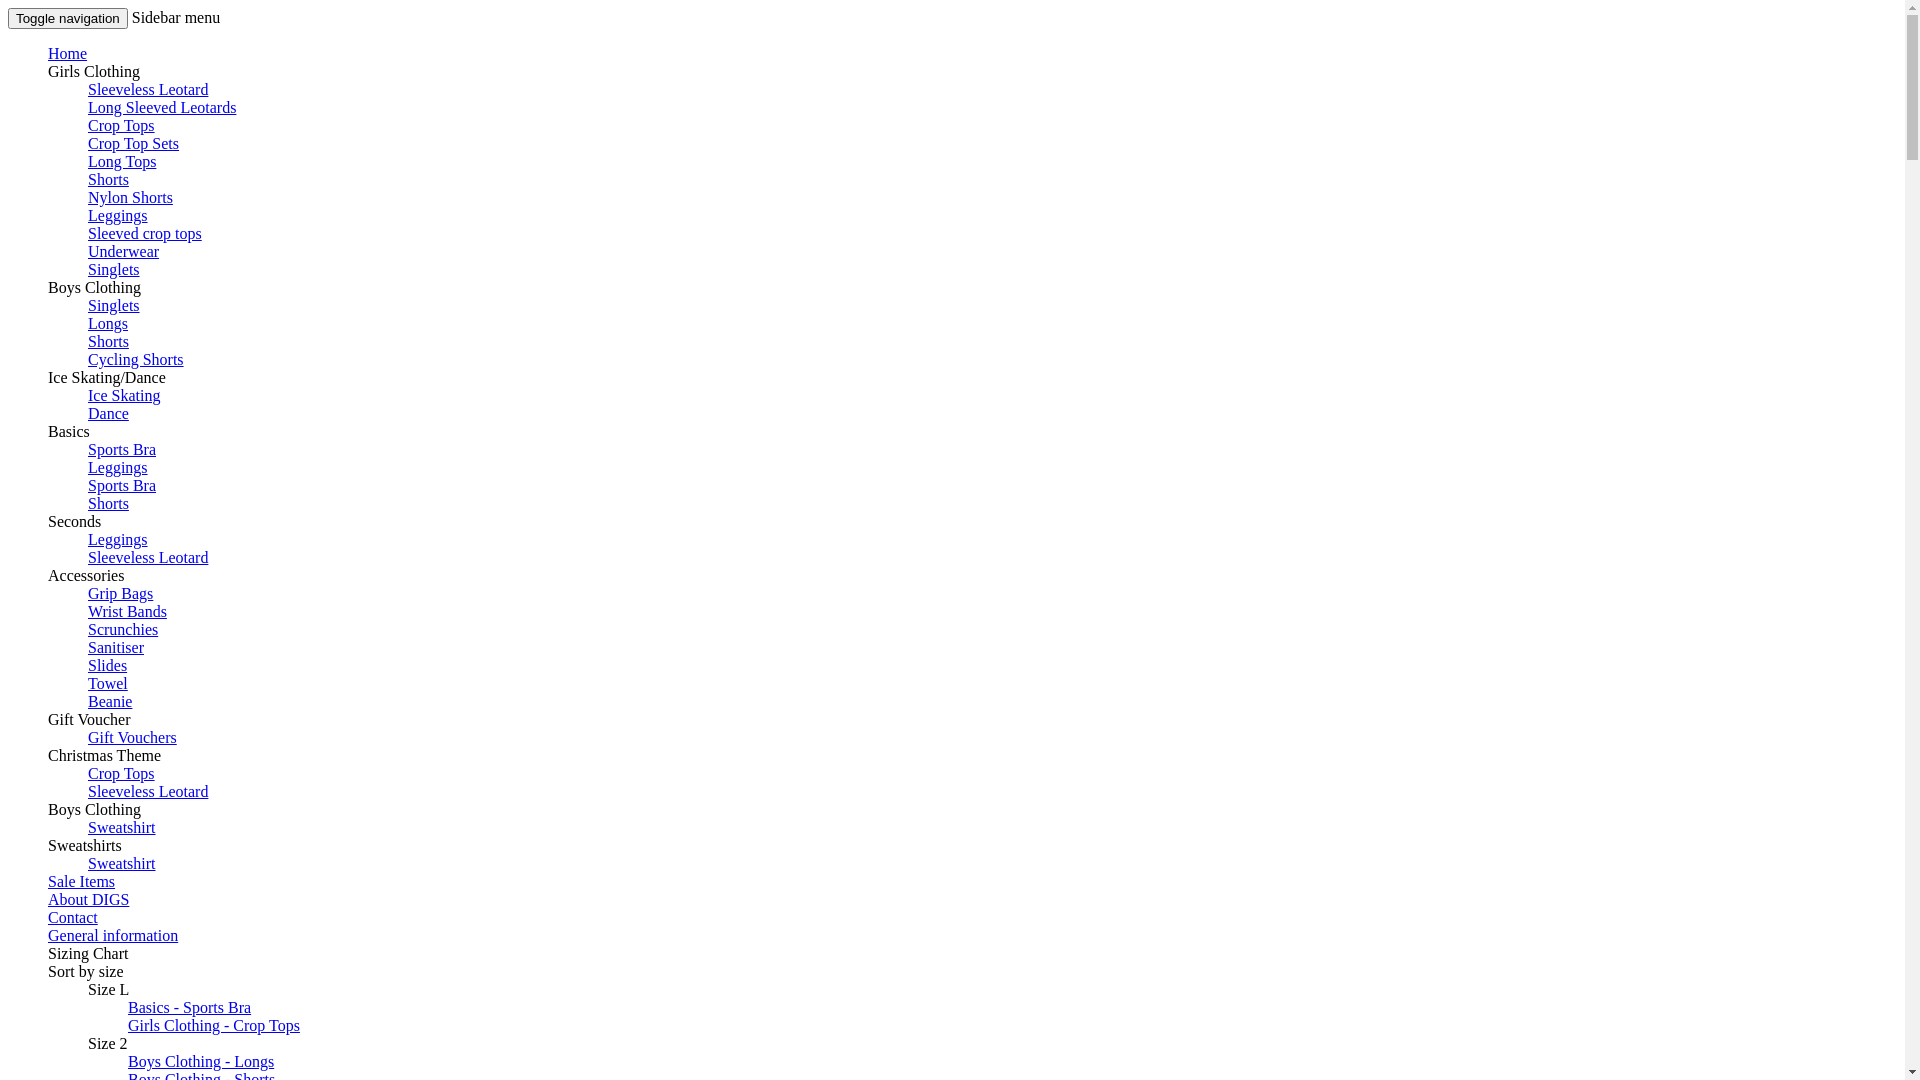  I want to click on 'Basics', so click(68, 430).